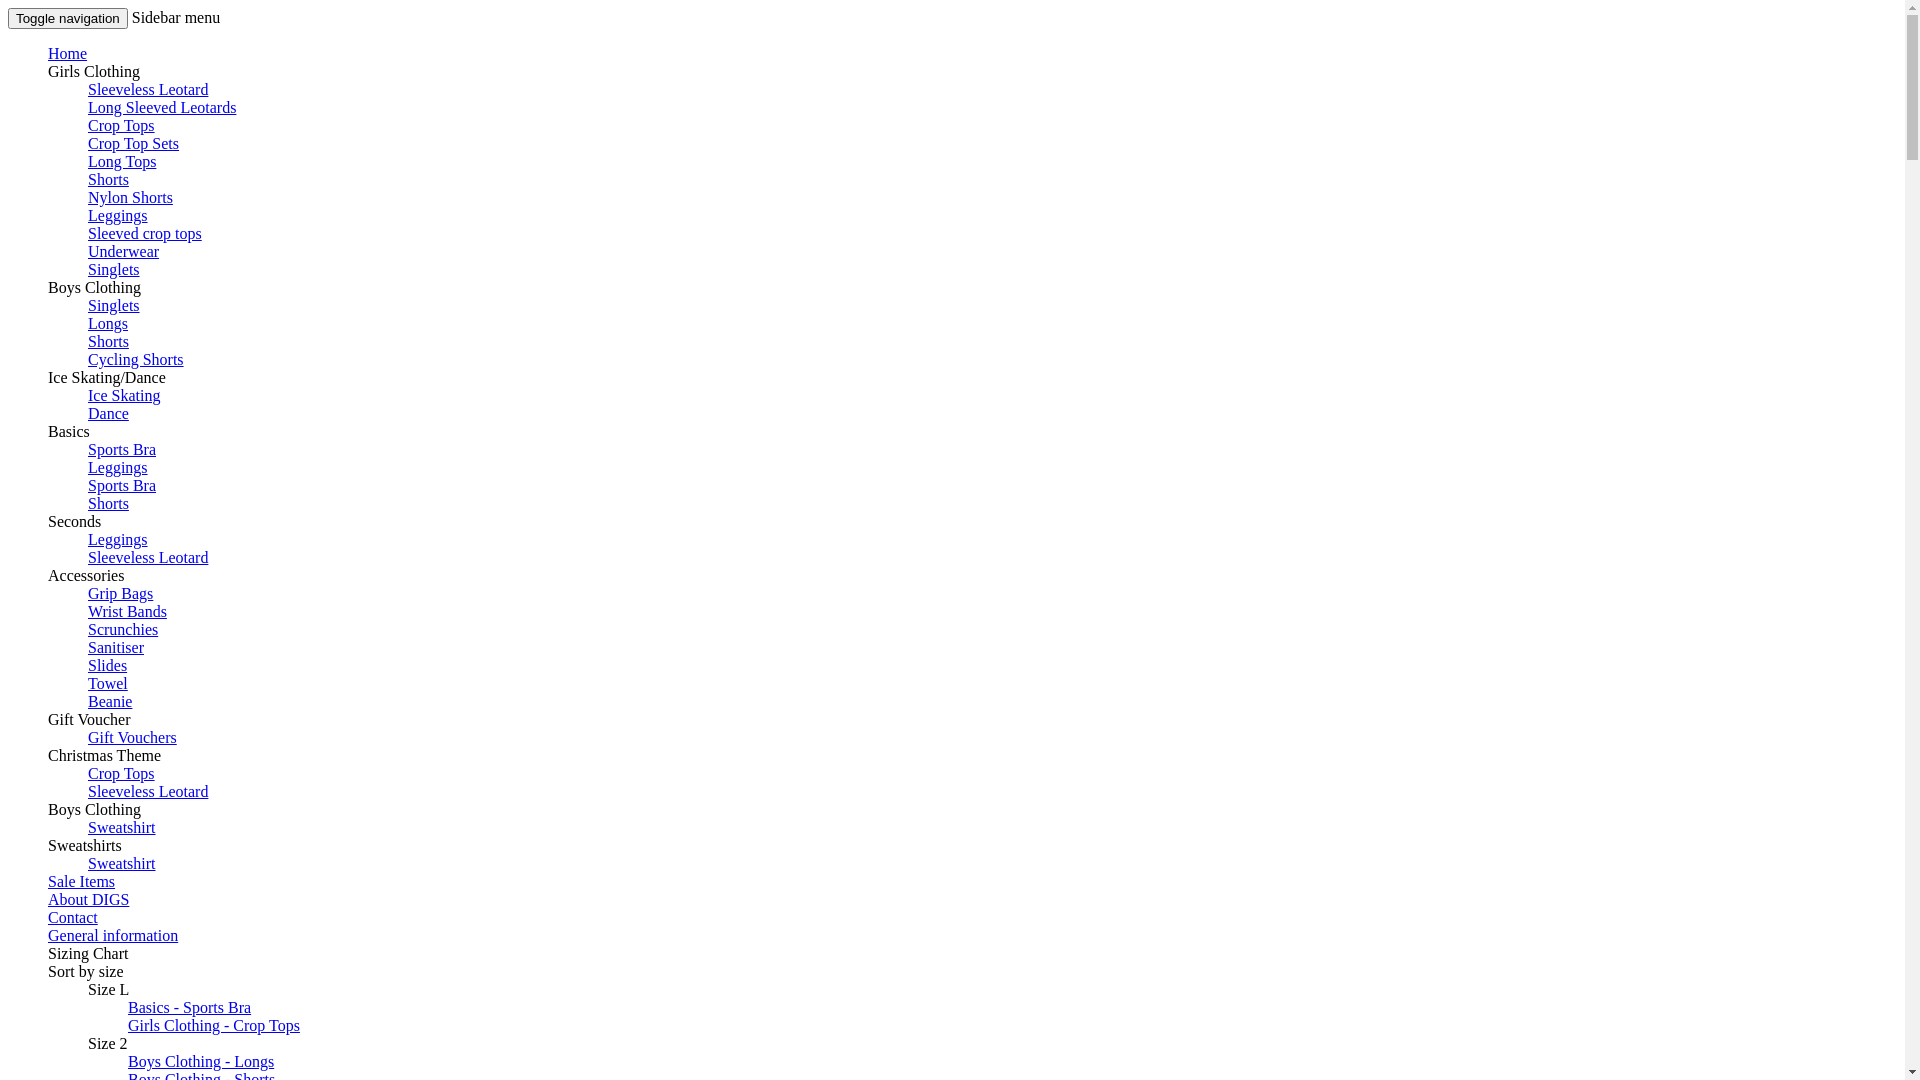  I want to click on 'Basics', so click(68, 430).